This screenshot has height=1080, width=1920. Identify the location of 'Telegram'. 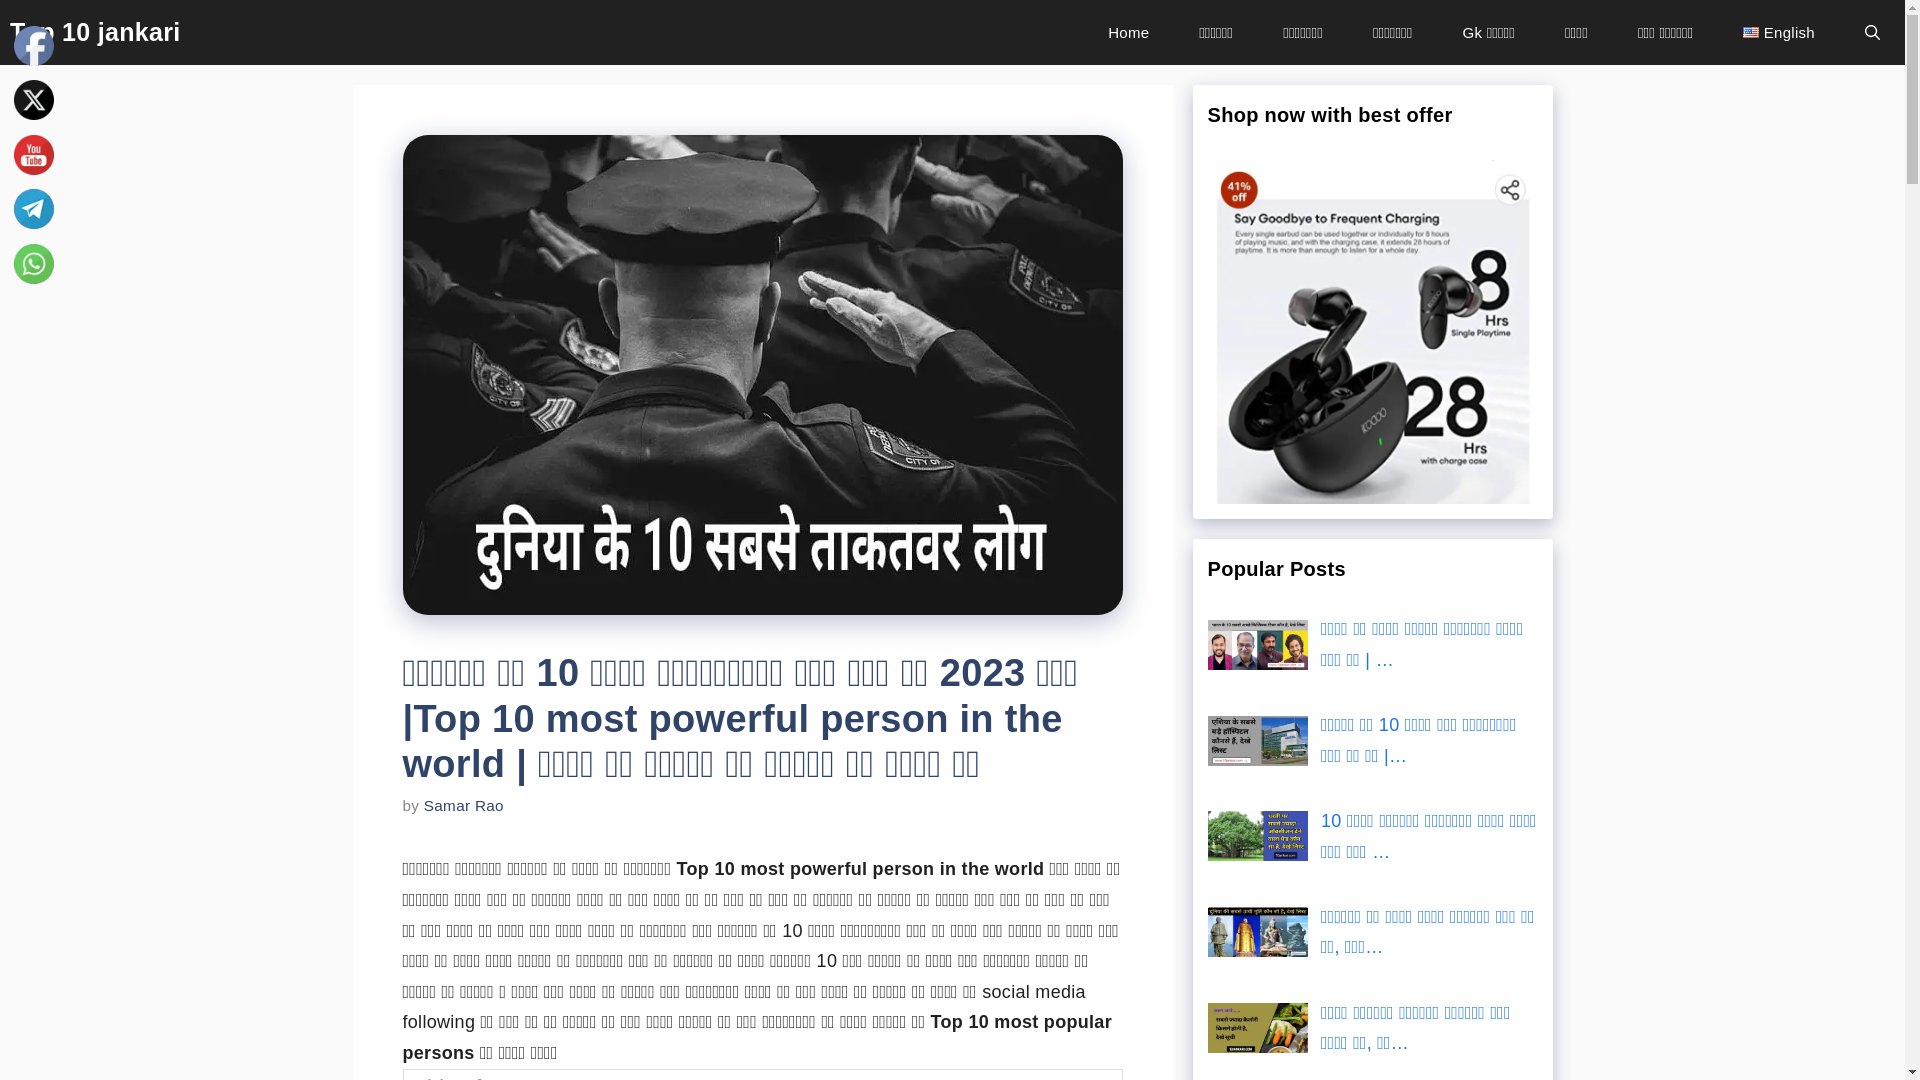
(33, 208).